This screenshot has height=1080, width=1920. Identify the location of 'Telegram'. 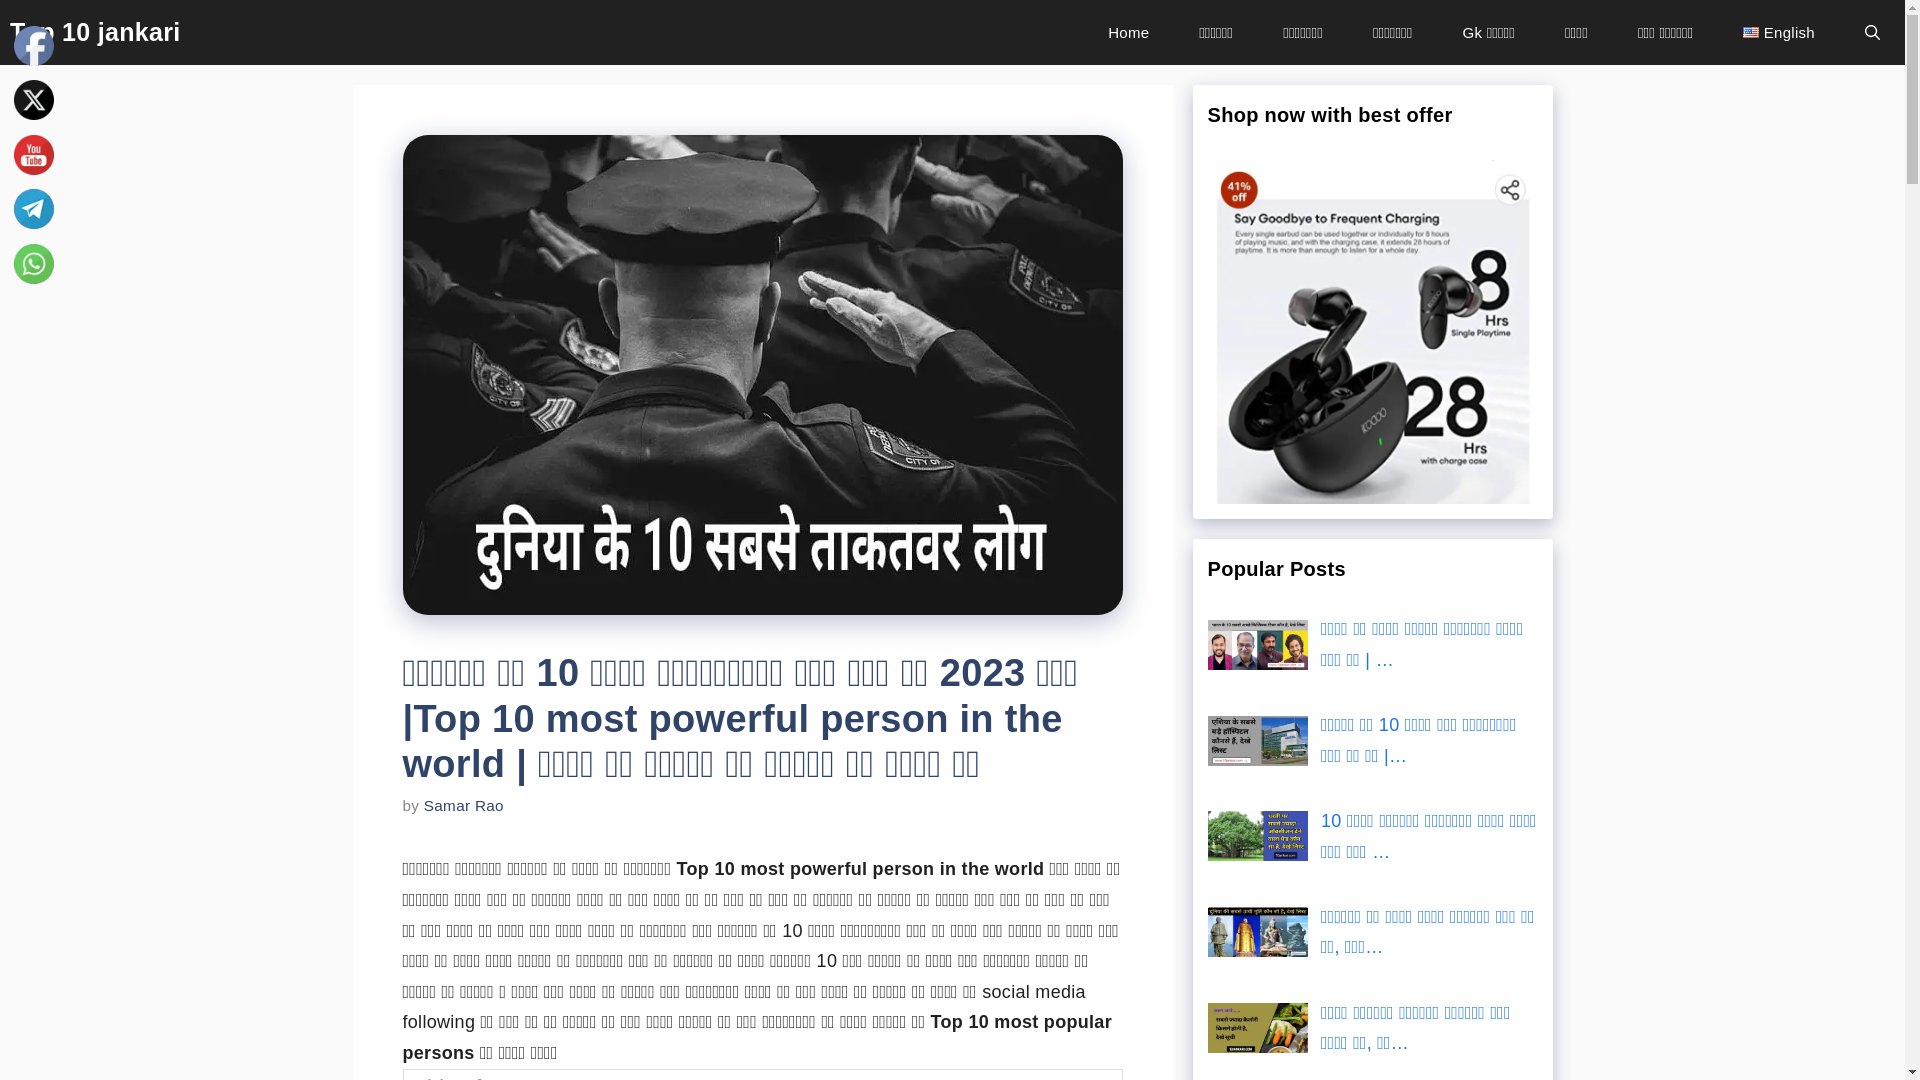
(33, 208).